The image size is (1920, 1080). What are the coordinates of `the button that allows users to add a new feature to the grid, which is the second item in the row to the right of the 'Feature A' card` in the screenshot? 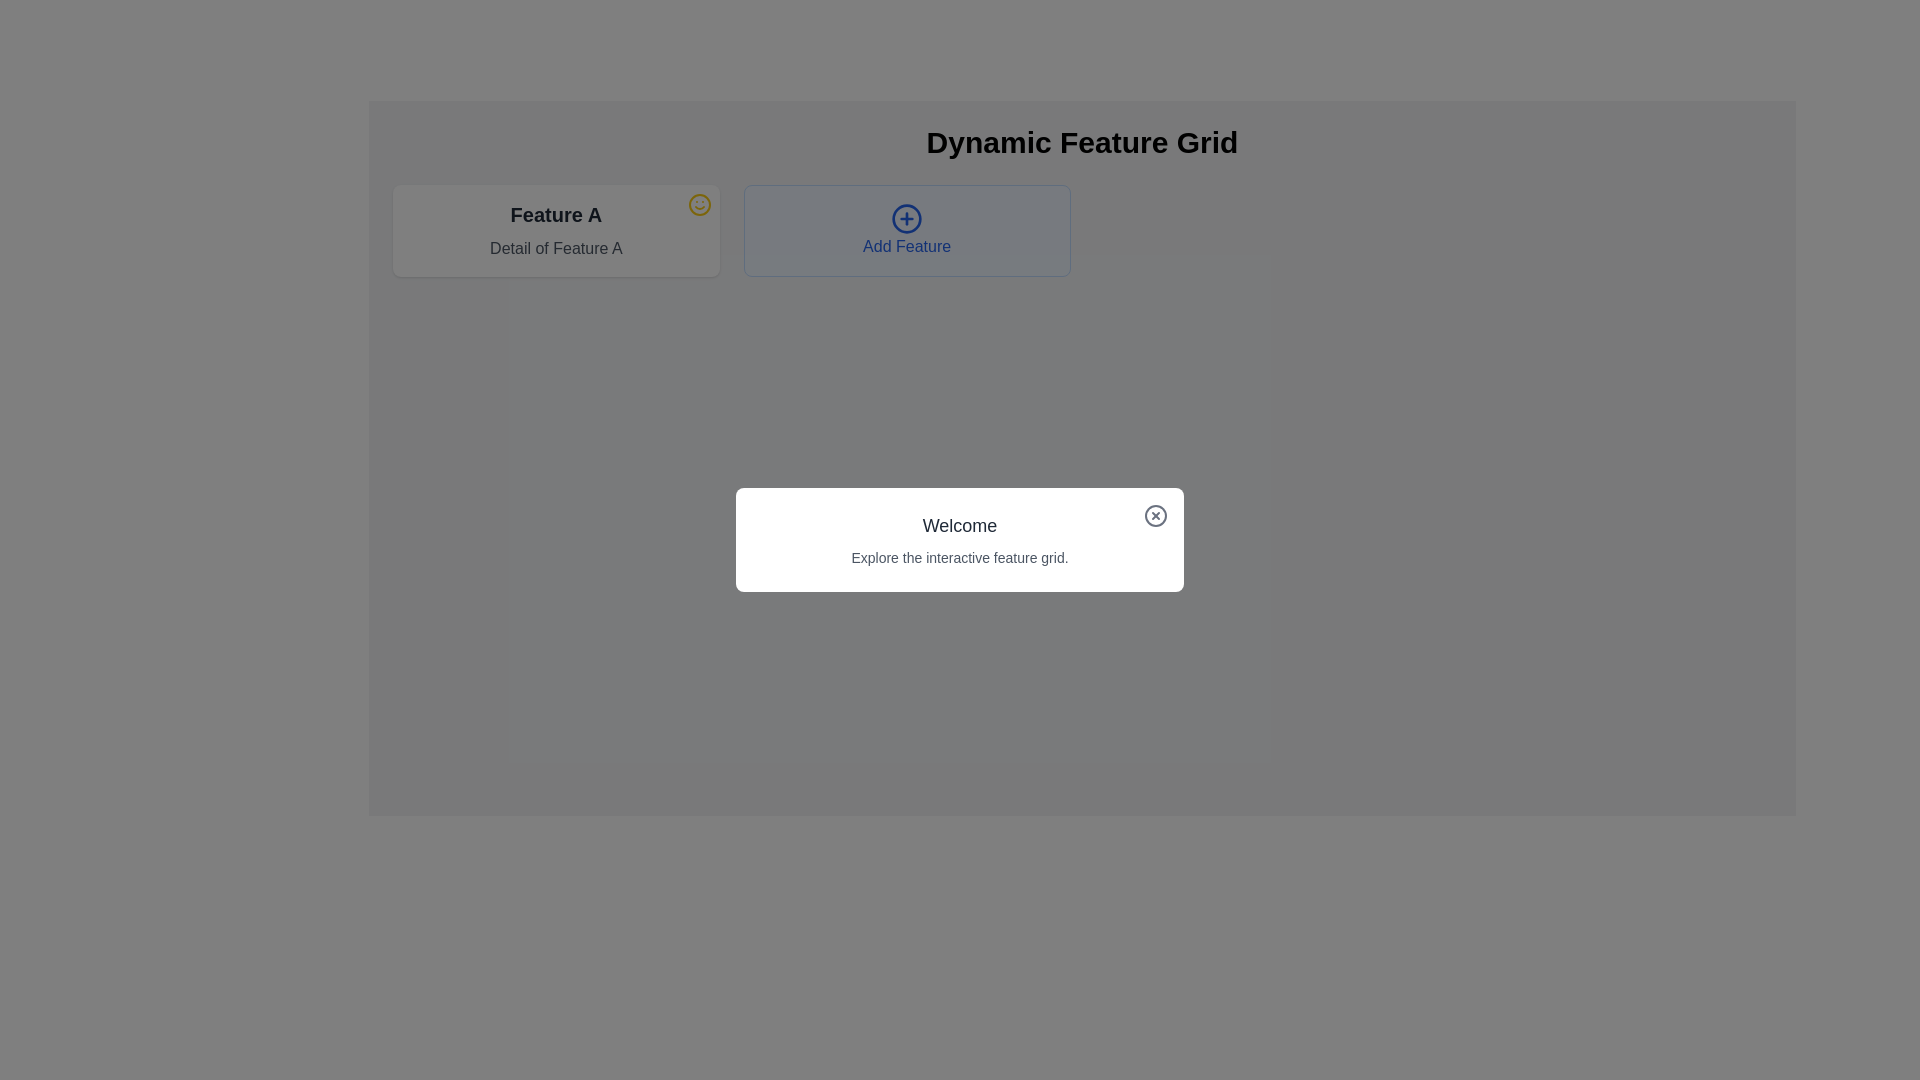 It's located at (906, 230).